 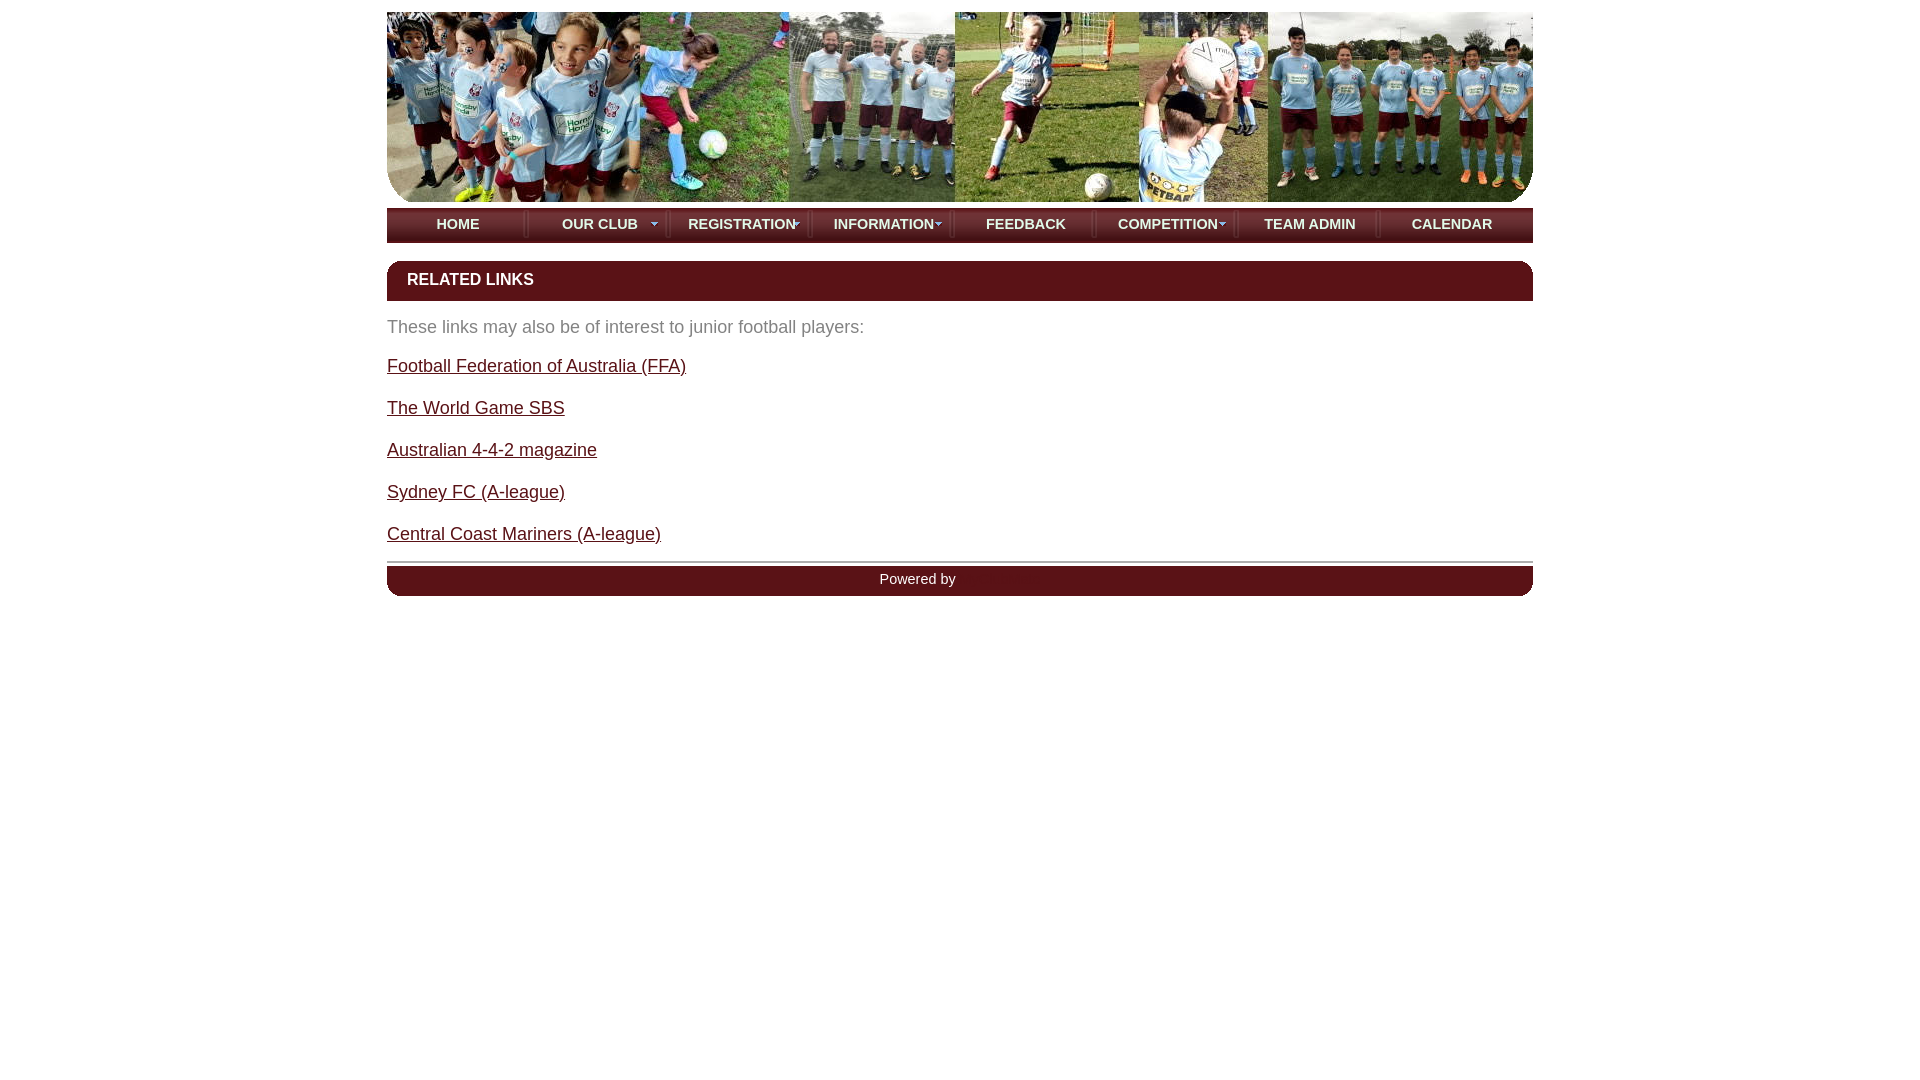 What do you see at coordinates (1310, 223) in the screenshot?
I see `'TEAM ADMIN'` at bounding box center [1310, 223].